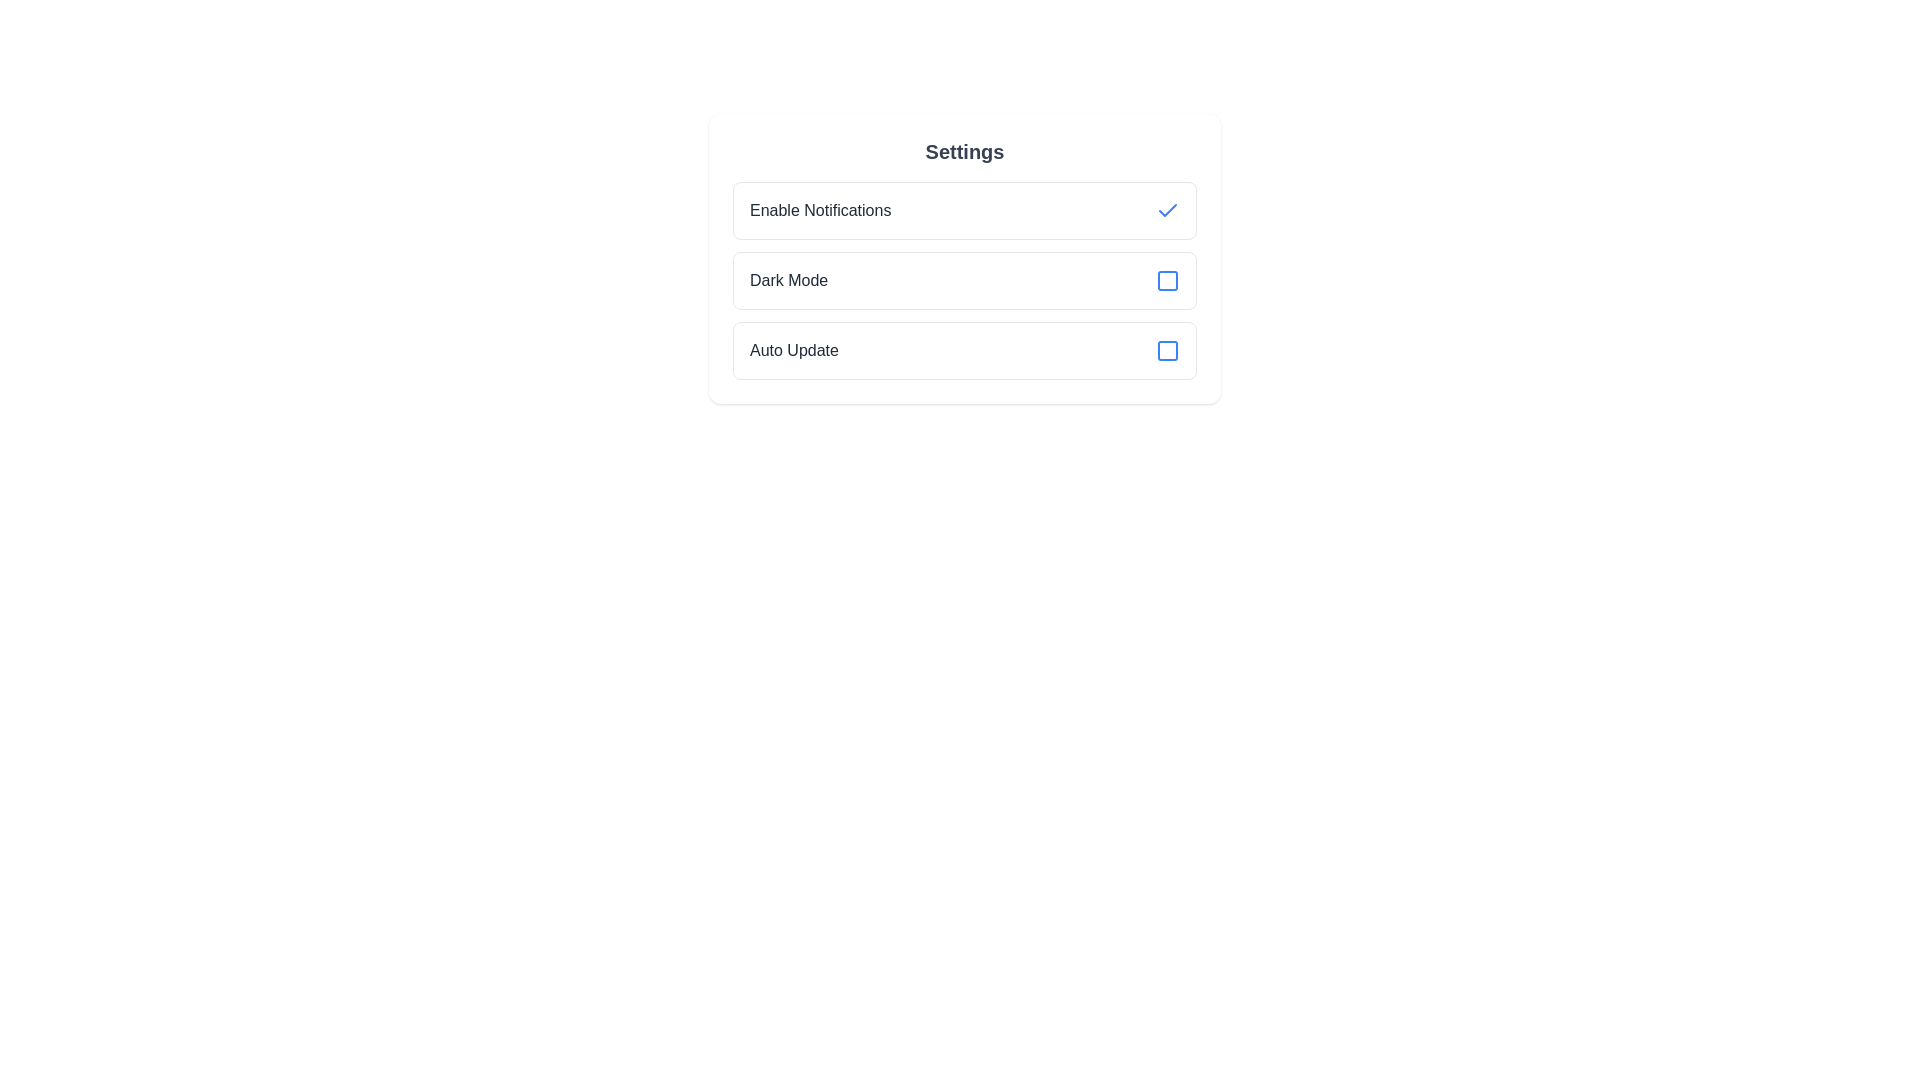 The image size is (1920, 1080). Describe the element at coordinates (820, 211) in the screenshot. I see `the Text label that describes the option for enabling notifications, which is positioned above the 'Dark Mode' and 'Auto Update' options` at that location.